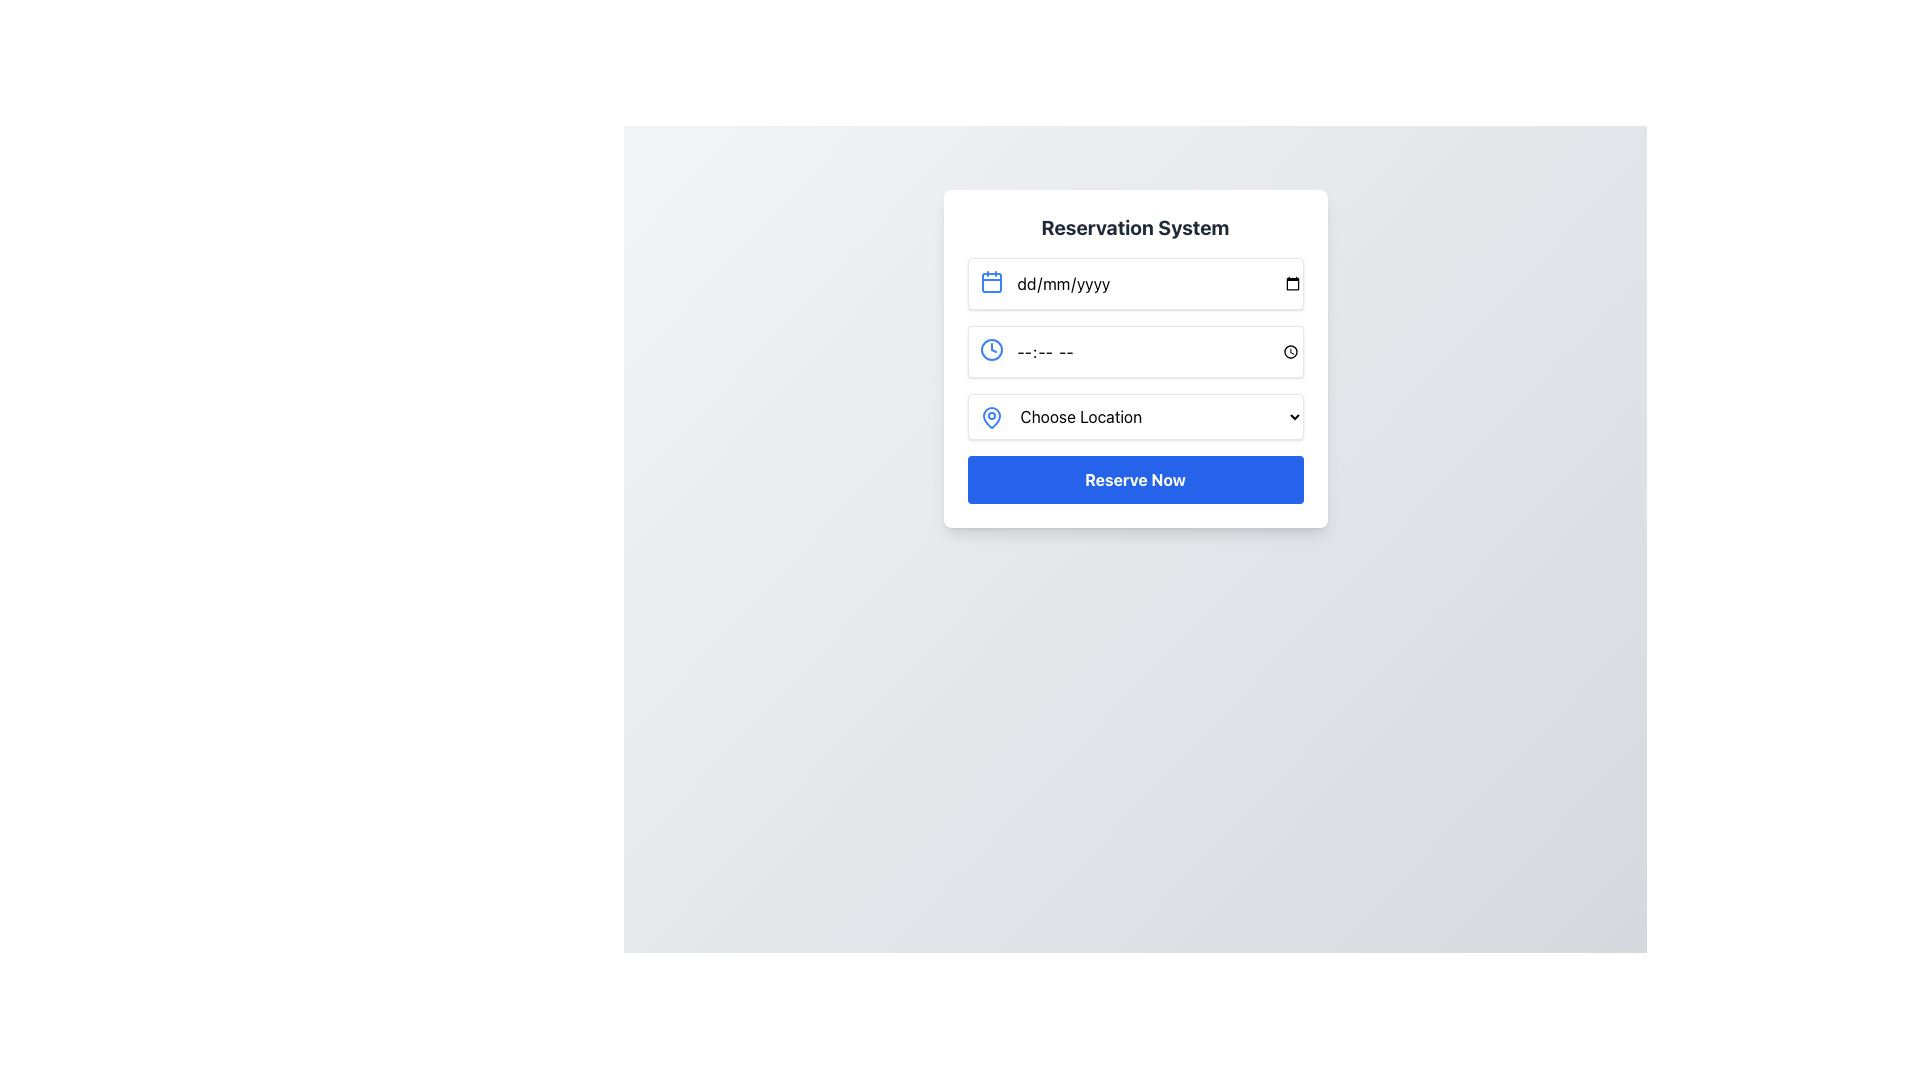 This screenshot has height=1080, width=1920. I want to click on the second input field for time input within the reservation system card, so click(1135, 357).